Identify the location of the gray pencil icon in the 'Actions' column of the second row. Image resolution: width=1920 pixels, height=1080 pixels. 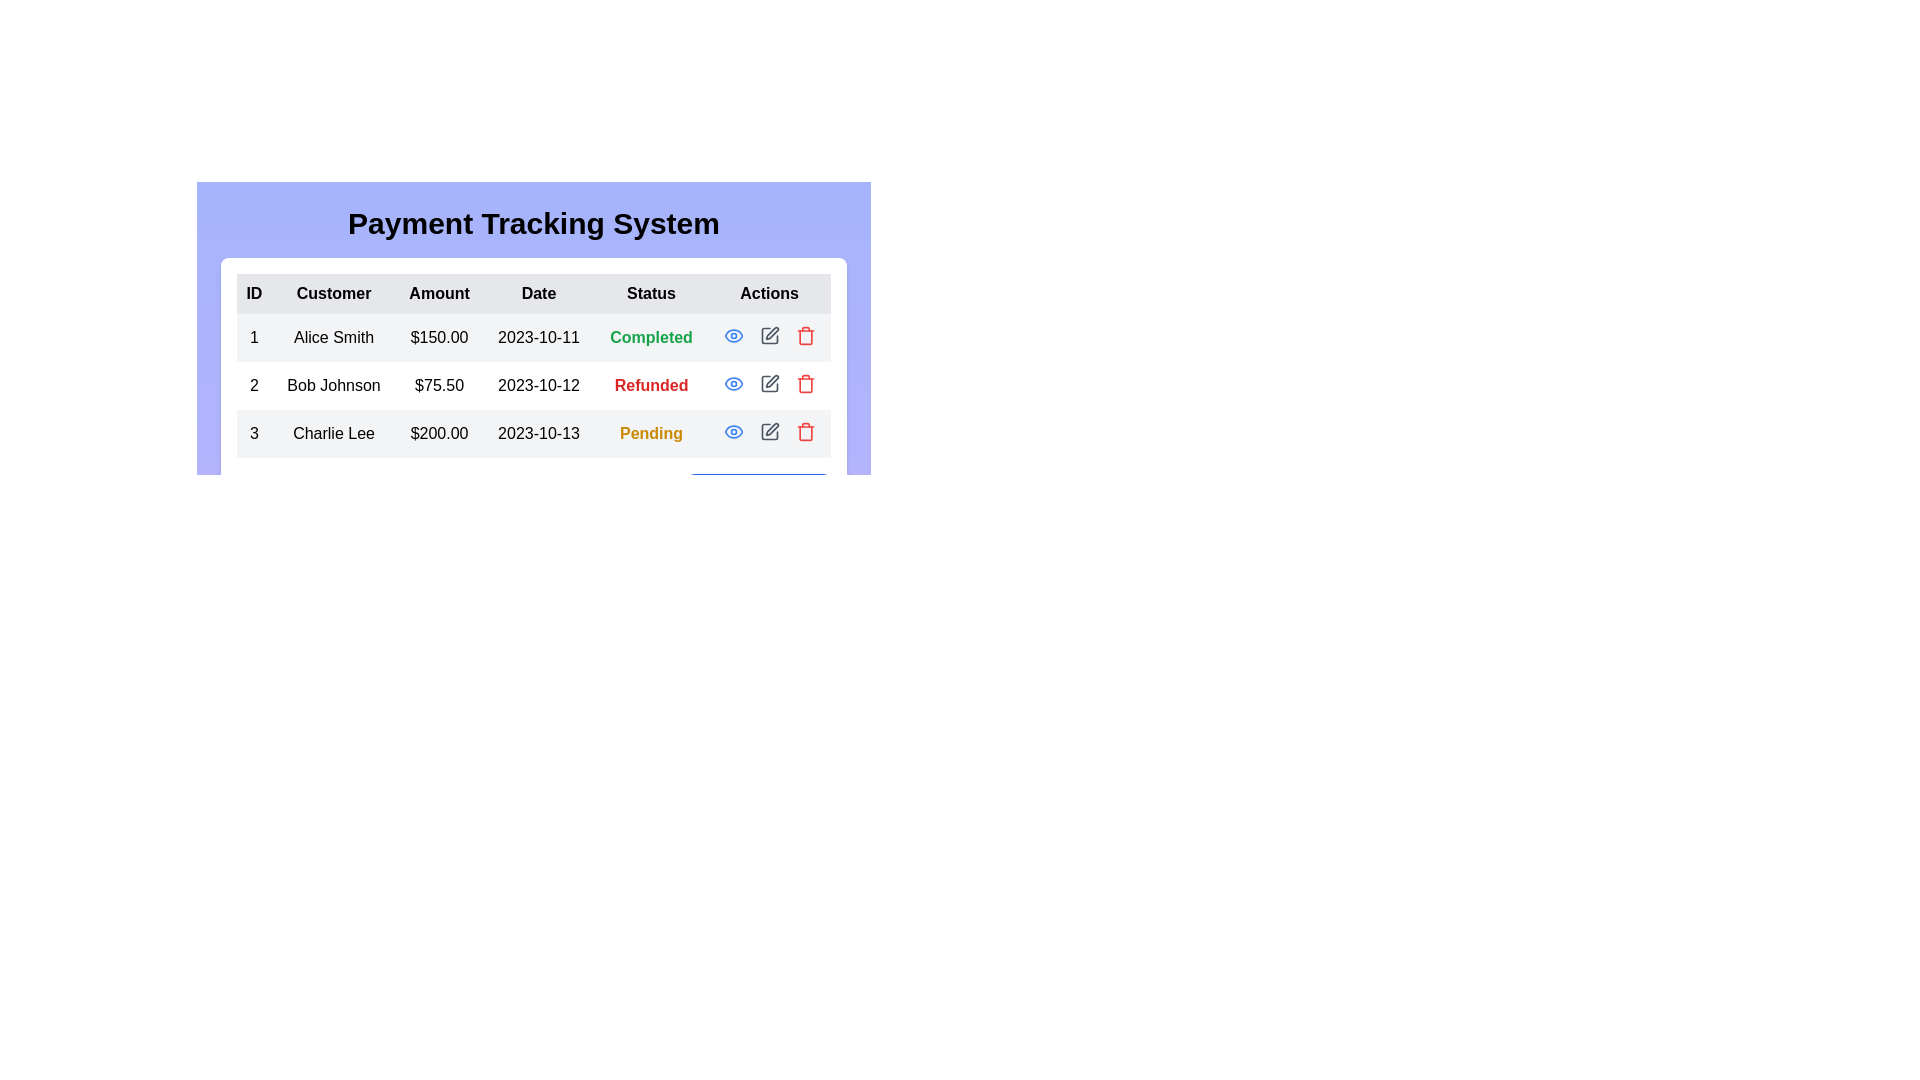
(768, 384).